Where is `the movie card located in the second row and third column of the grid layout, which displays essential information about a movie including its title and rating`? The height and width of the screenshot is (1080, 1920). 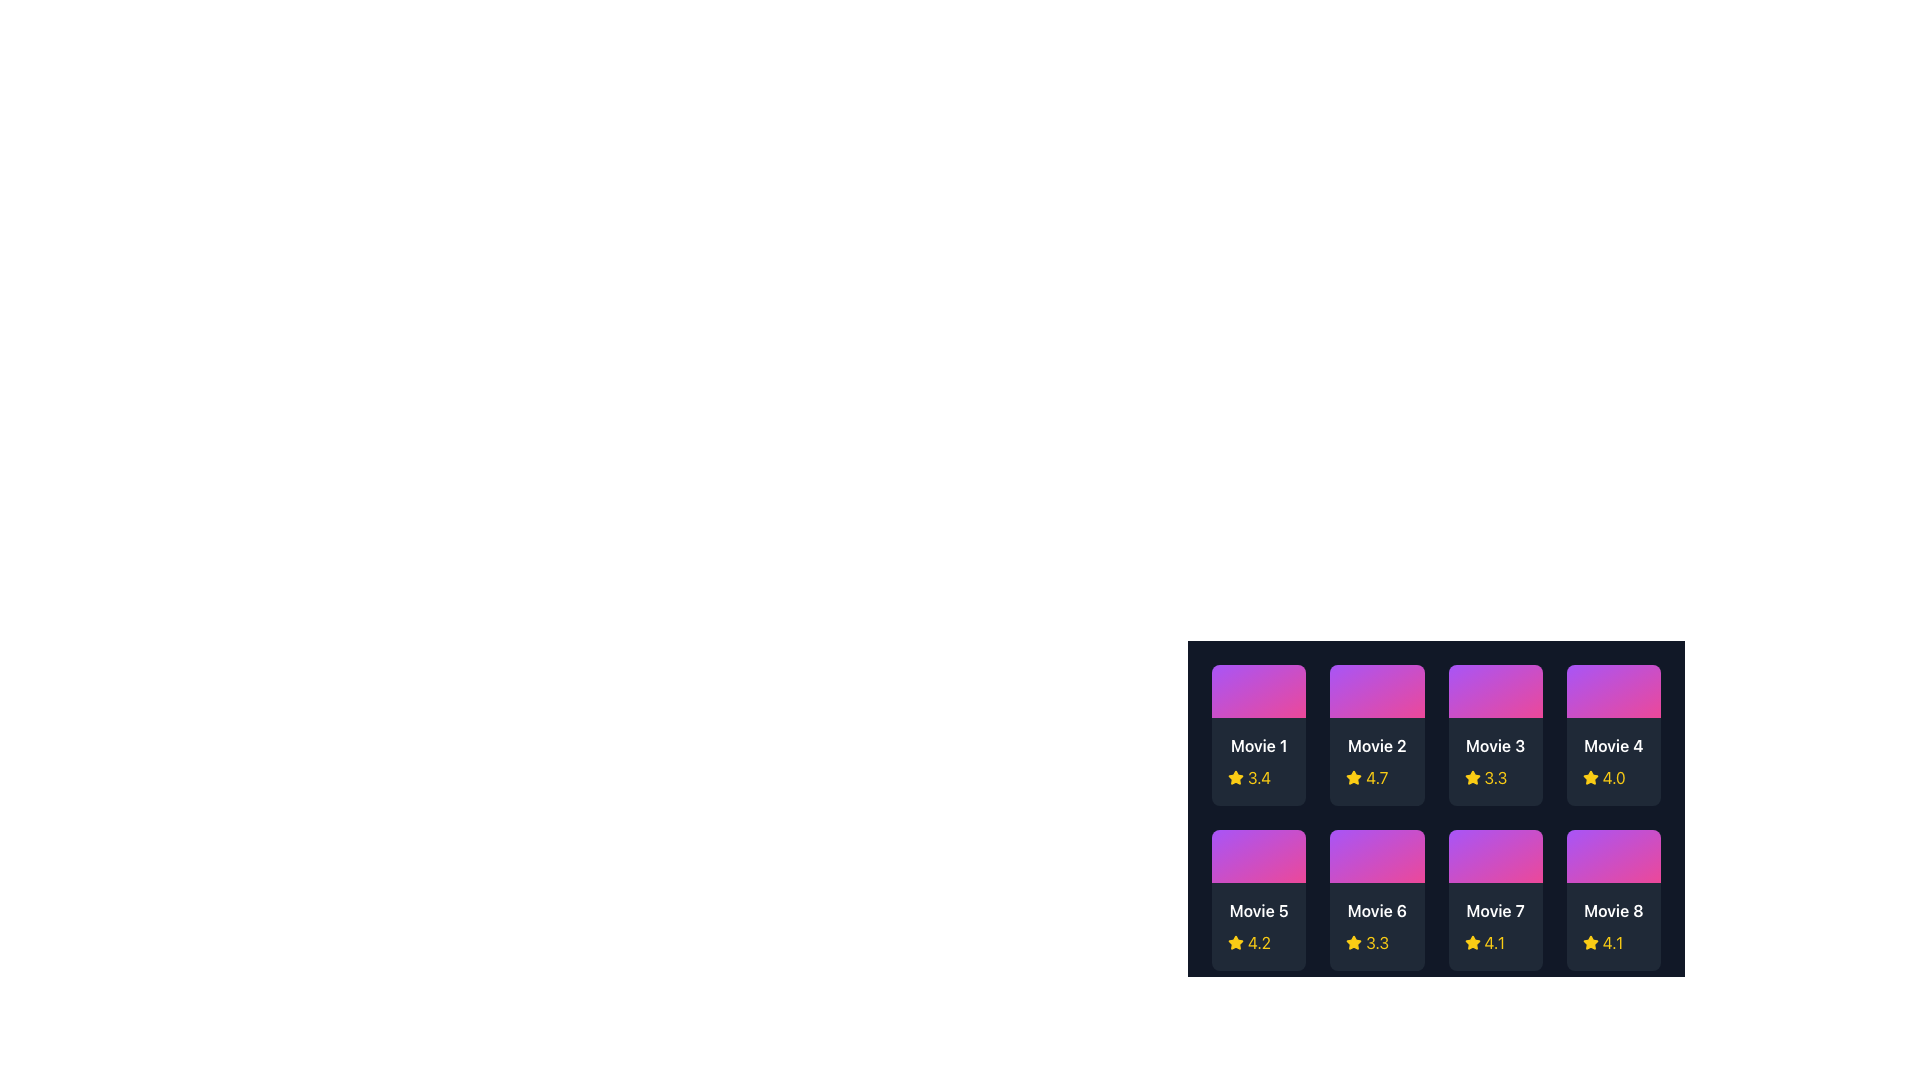 the movie card located in the second row and third column of the grid layout, which displays essential information about a movie including its title and rating is located at coordinates (1376, 900).